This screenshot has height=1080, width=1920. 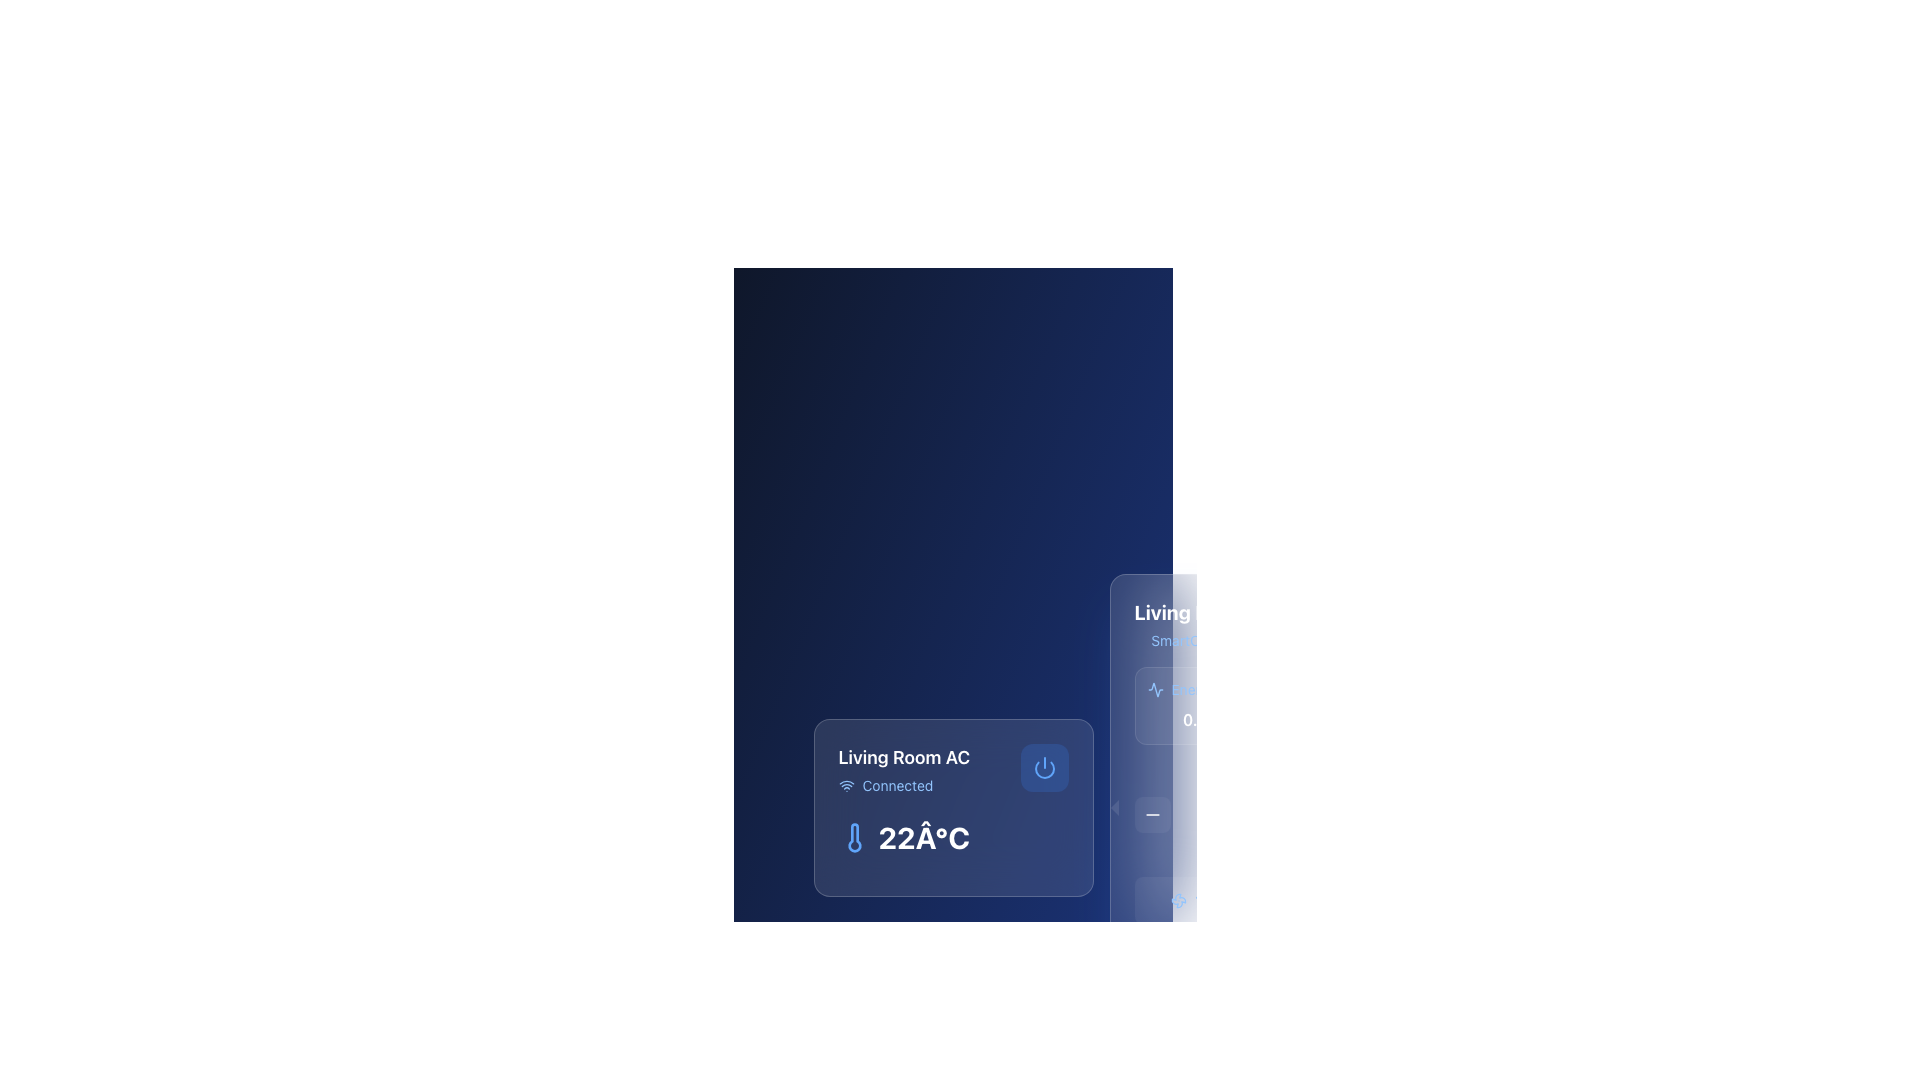 What do you see at coordinates (1155, 689) in the screenshot?
I see `the decorative status icon located on the right side of the application's interface, which symbolizes activity or status` at bounding box center [1155, 689].